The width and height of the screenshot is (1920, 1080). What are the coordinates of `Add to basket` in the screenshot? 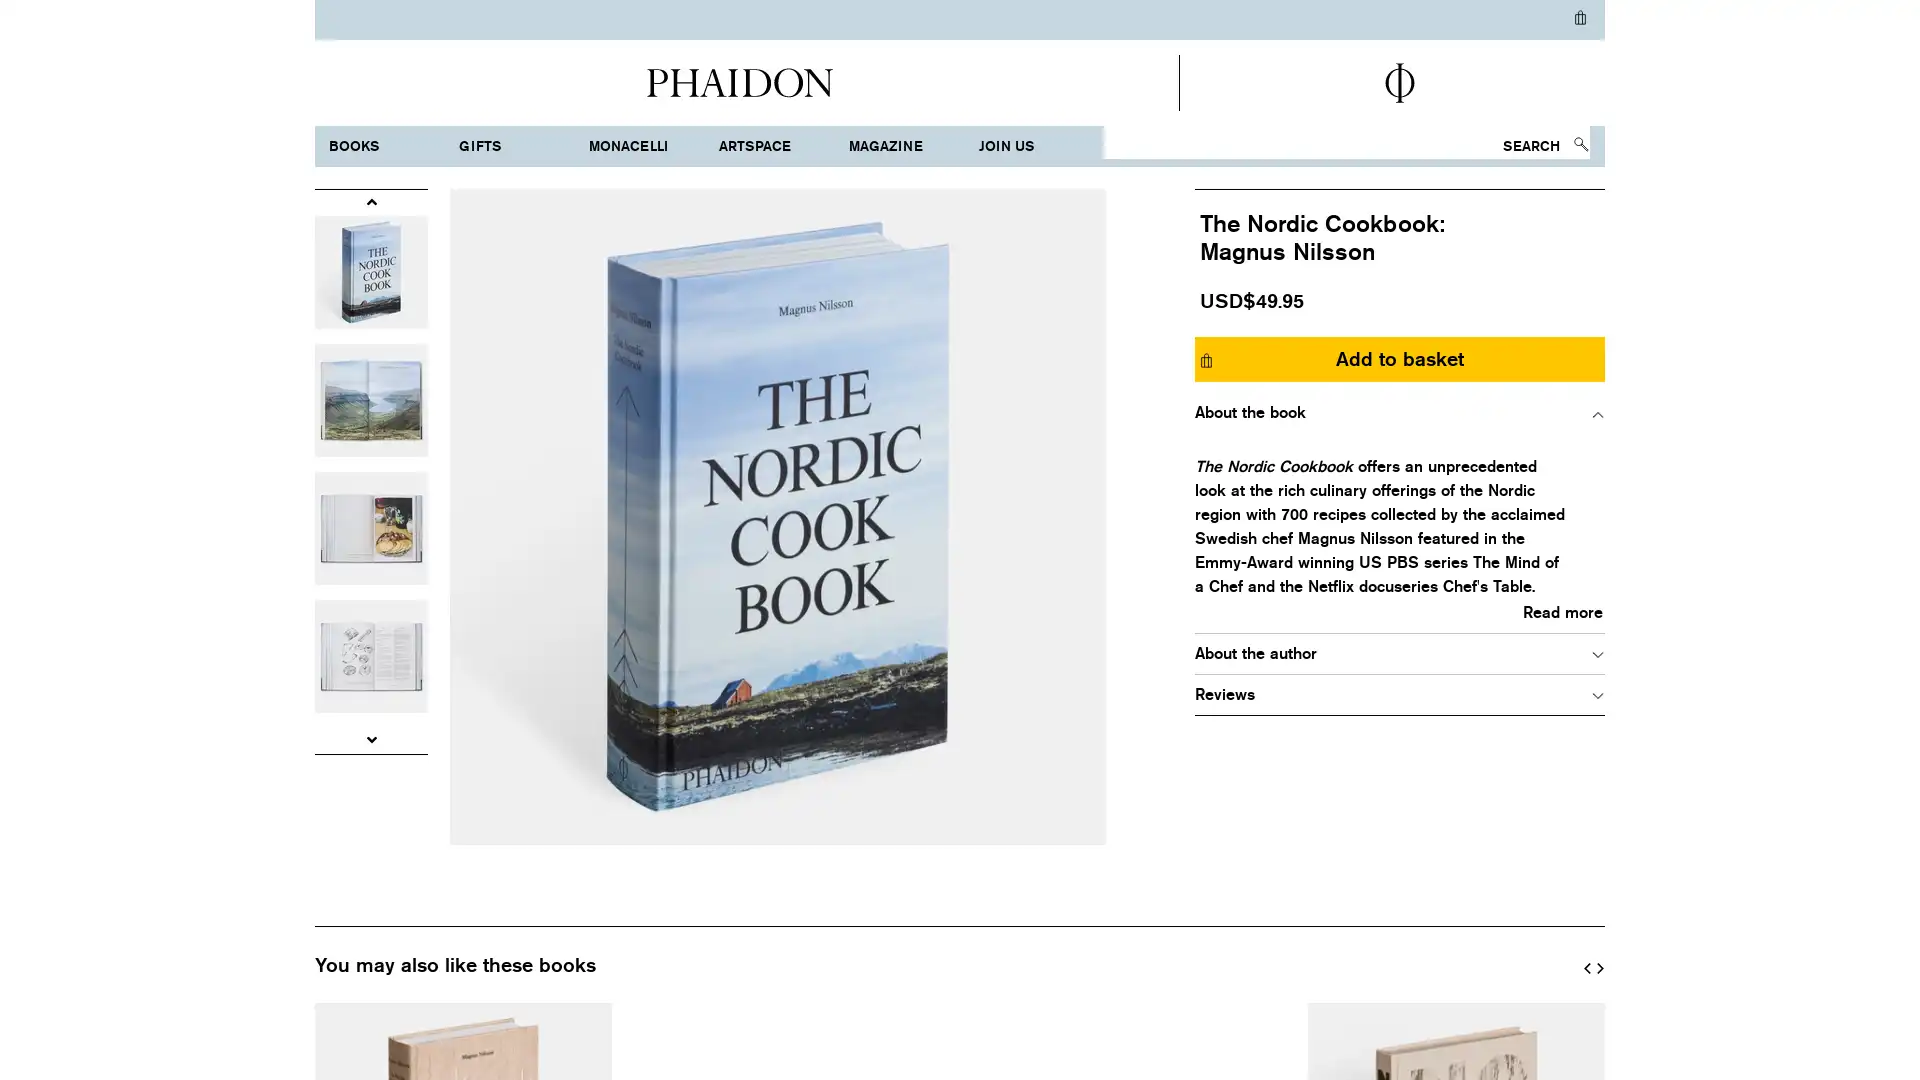 It's located at (1399, 357).